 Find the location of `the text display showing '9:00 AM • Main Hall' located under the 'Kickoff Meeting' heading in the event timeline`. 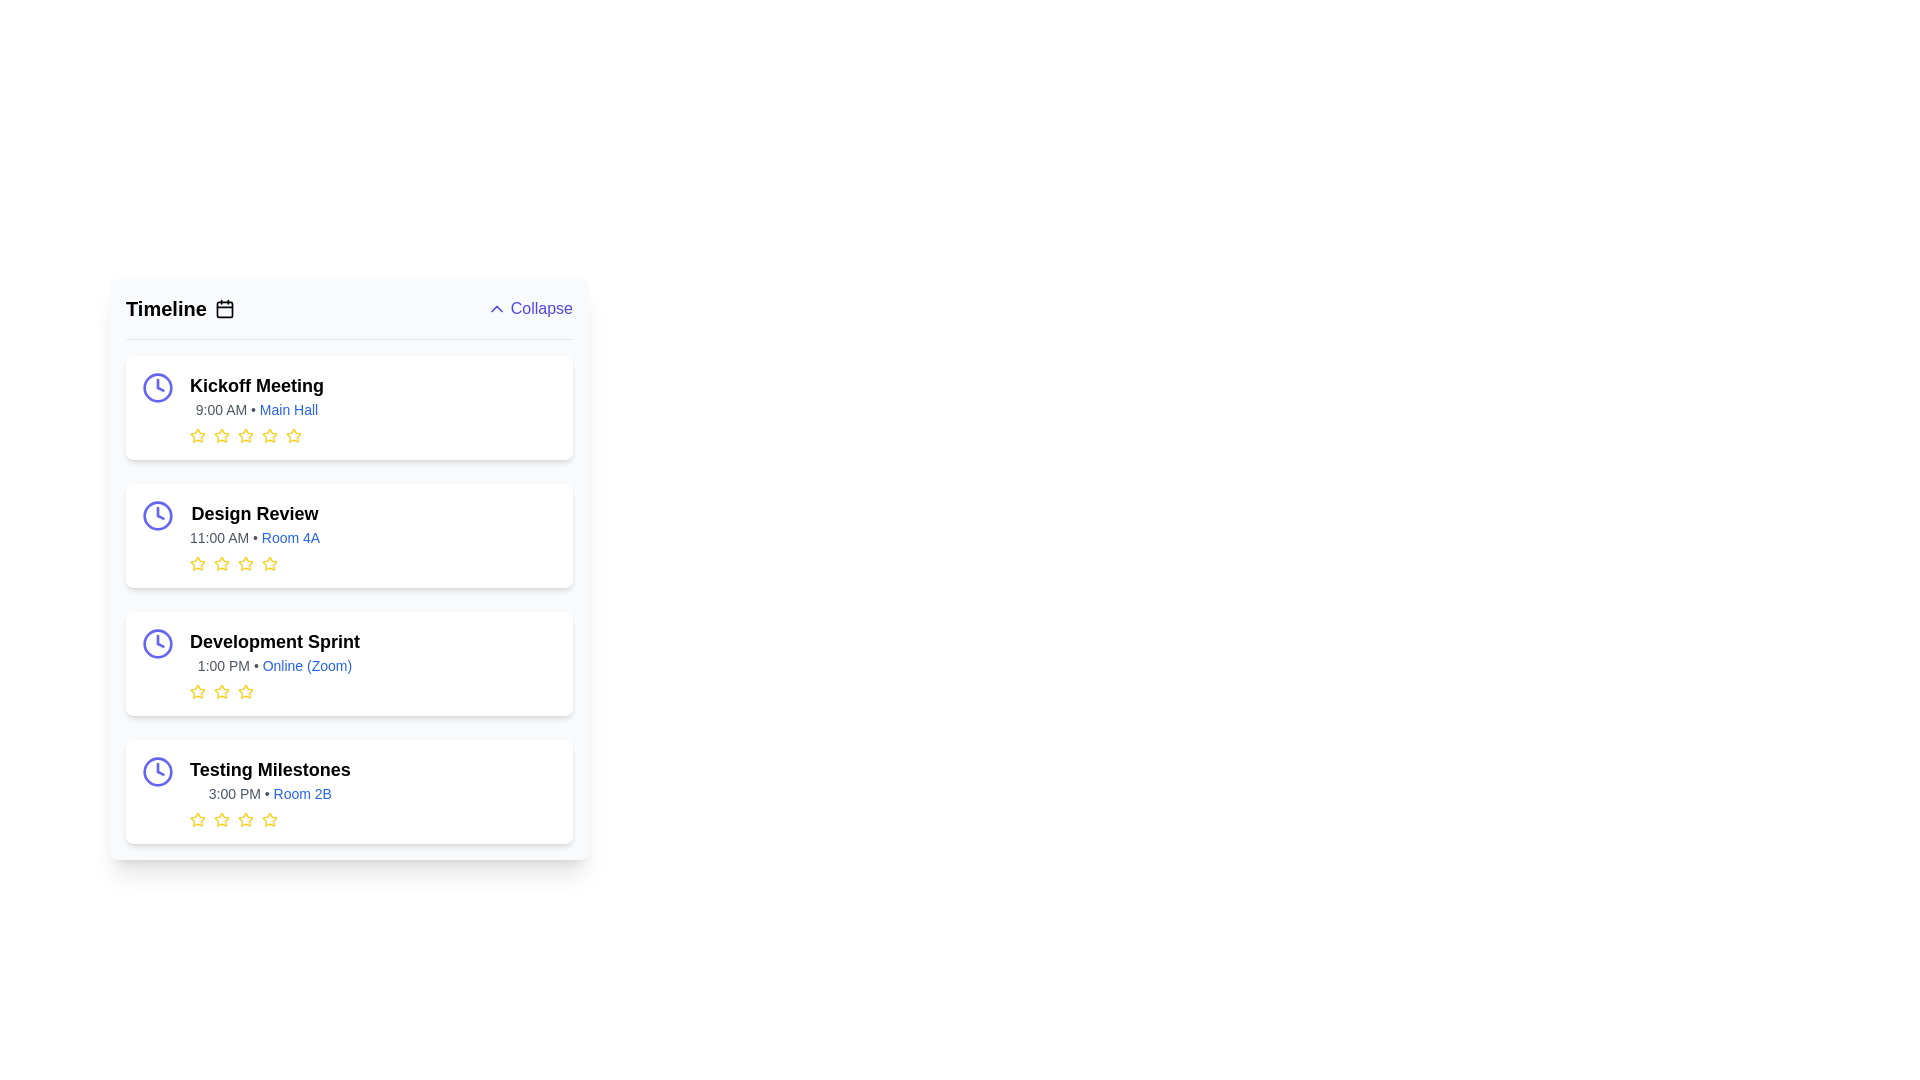

the text display showing '9:00 AM • Main Hall' located under the 'Kickoff Meeting' heading in the event timeline is located at coordinates (256, 408).